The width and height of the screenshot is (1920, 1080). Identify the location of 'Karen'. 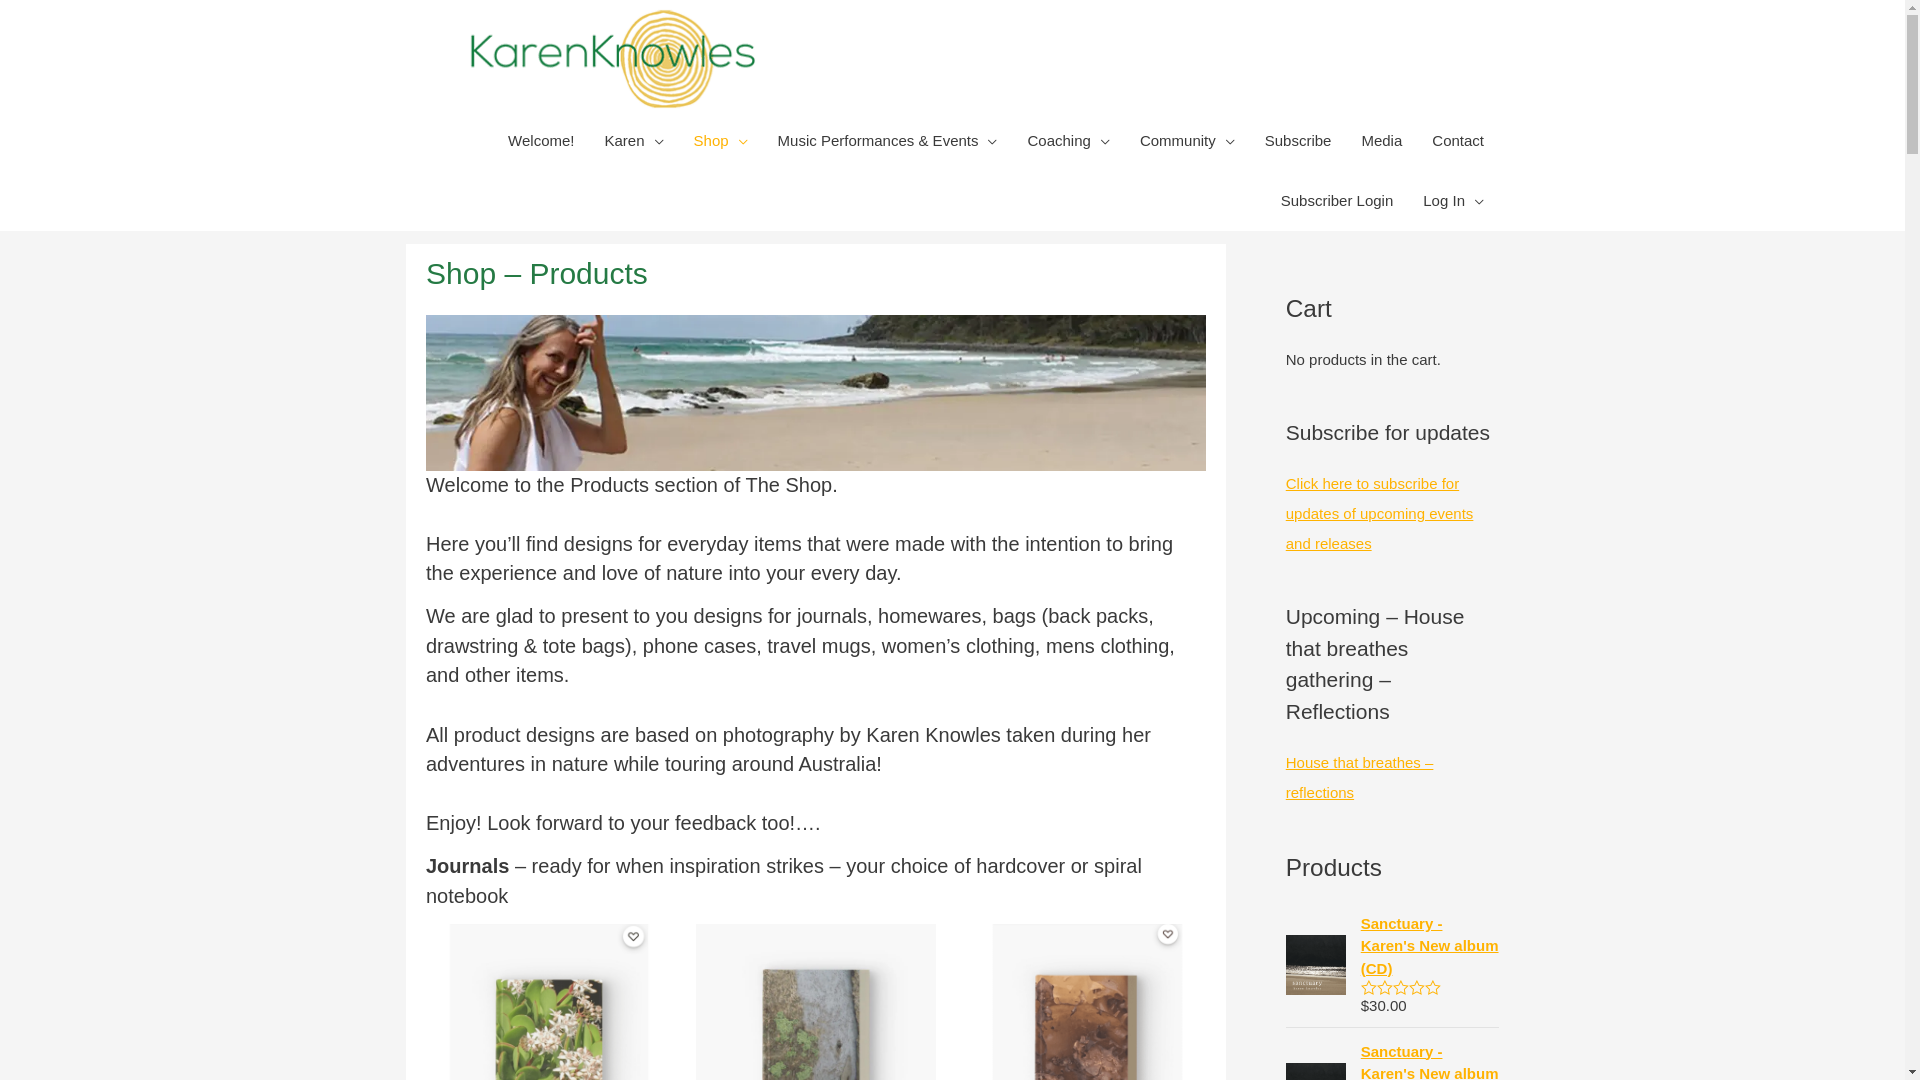
(589, 140).